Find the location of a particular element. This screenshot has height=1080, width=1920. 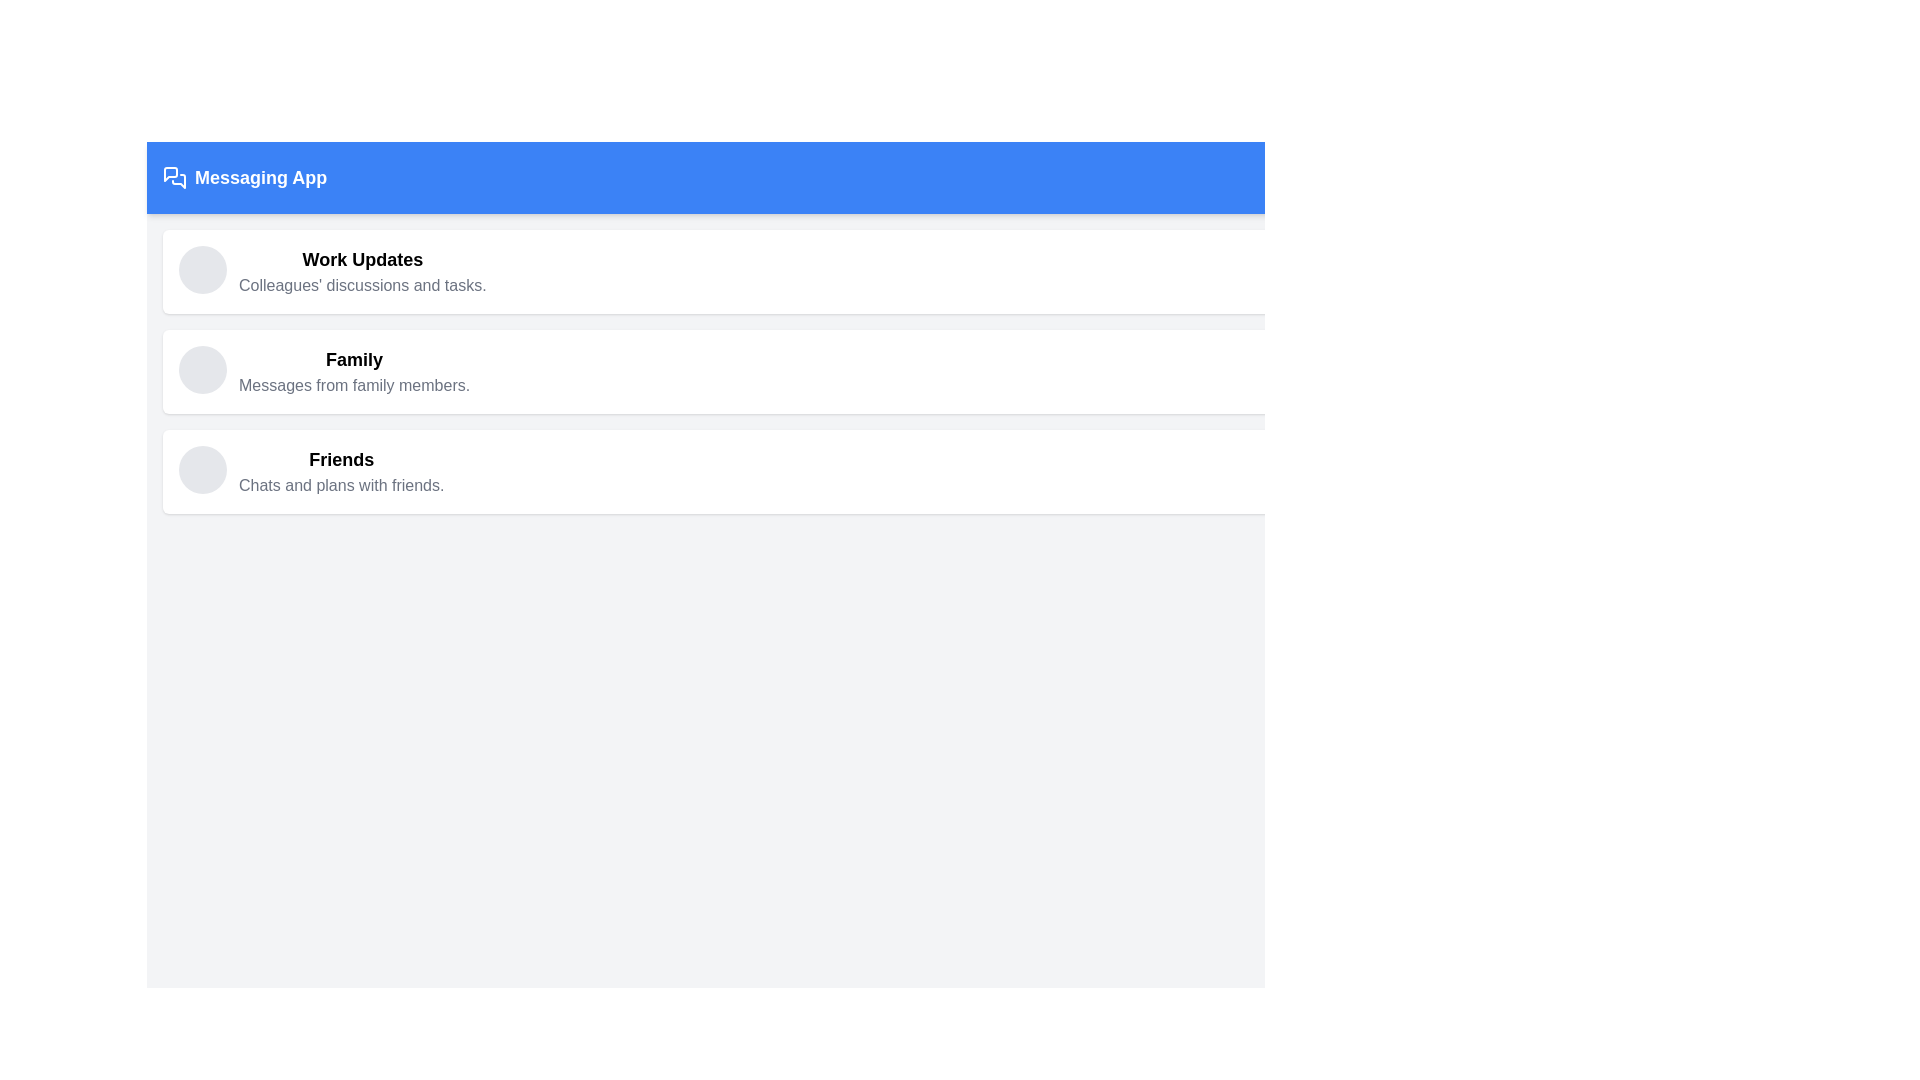

the 'Messaging App' text label, which is styled with a bold white font on a blue rectangular background, located in the upper-left corner of the interface is located at coordinates (244, 176).